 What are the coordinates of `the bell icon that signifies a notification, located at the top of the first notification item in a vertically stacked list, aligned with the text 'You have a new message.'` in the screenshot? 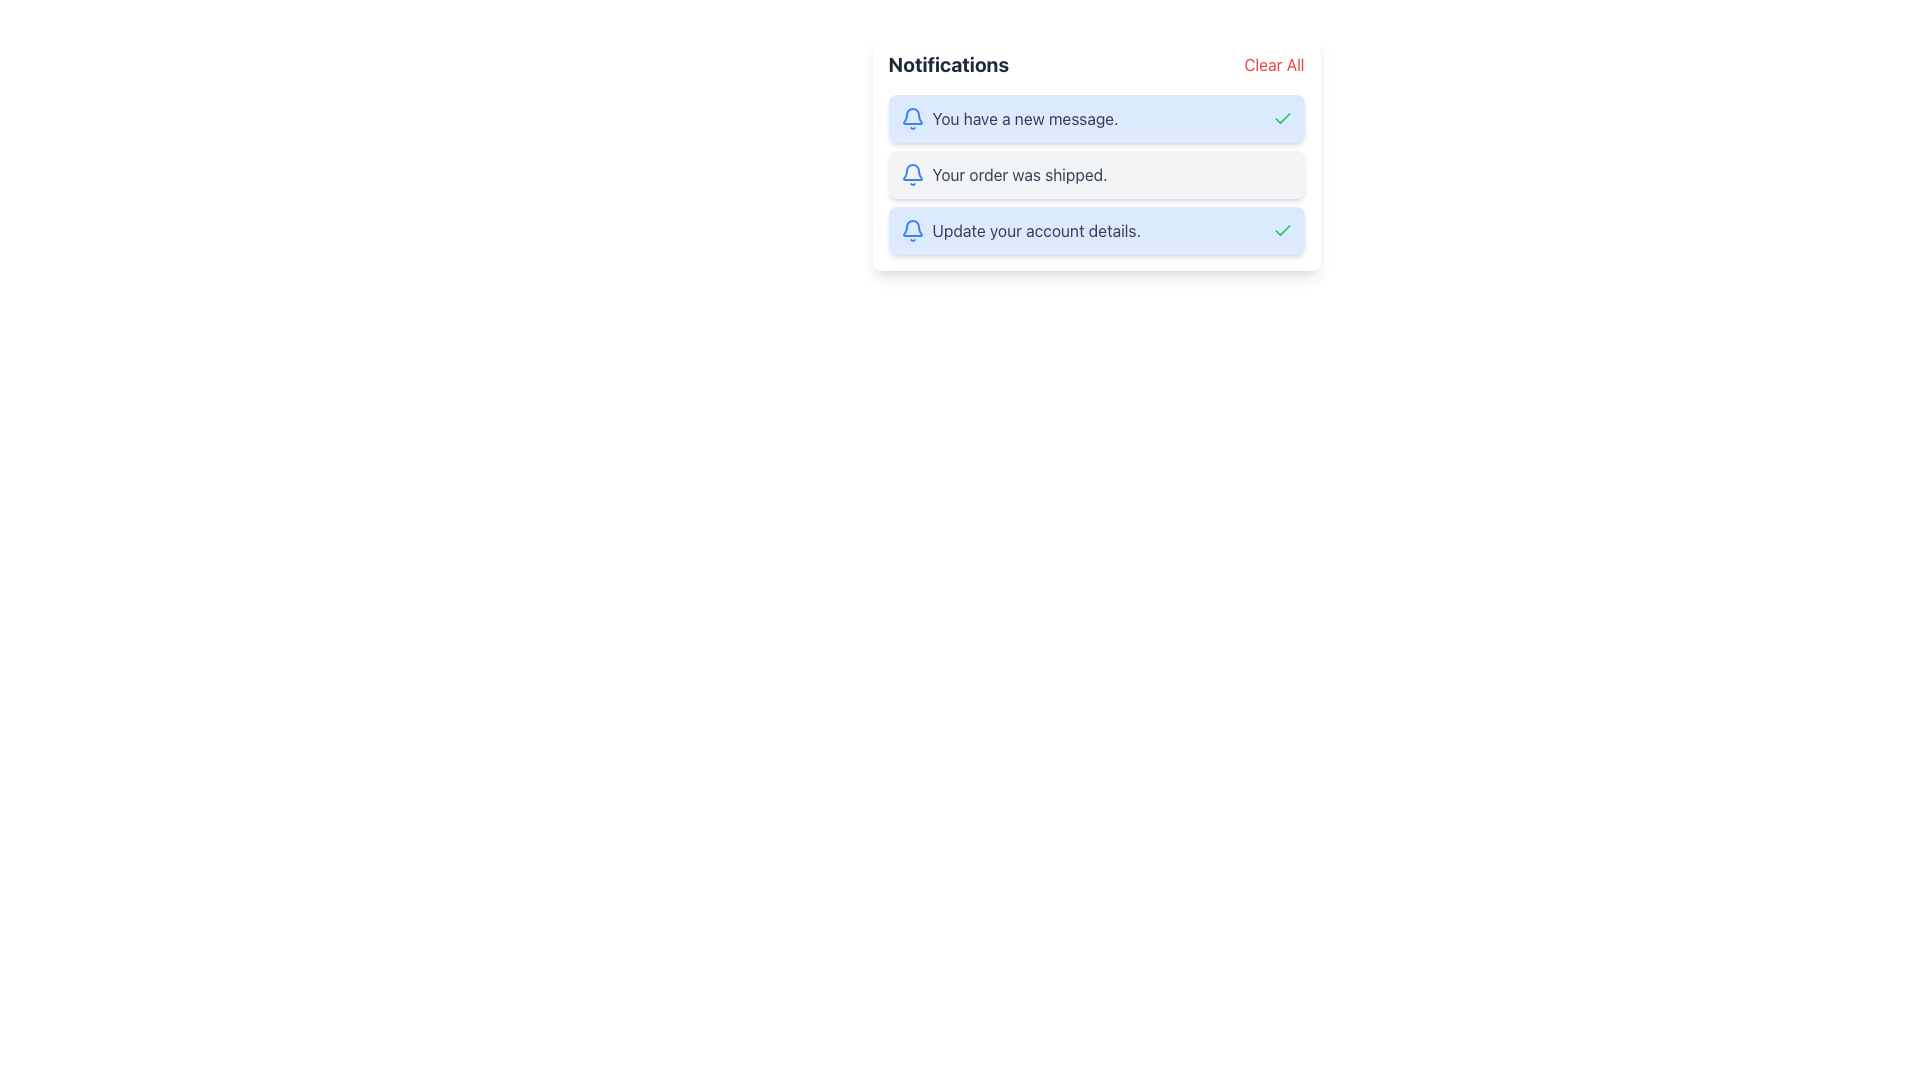 It's located at (911, 119).